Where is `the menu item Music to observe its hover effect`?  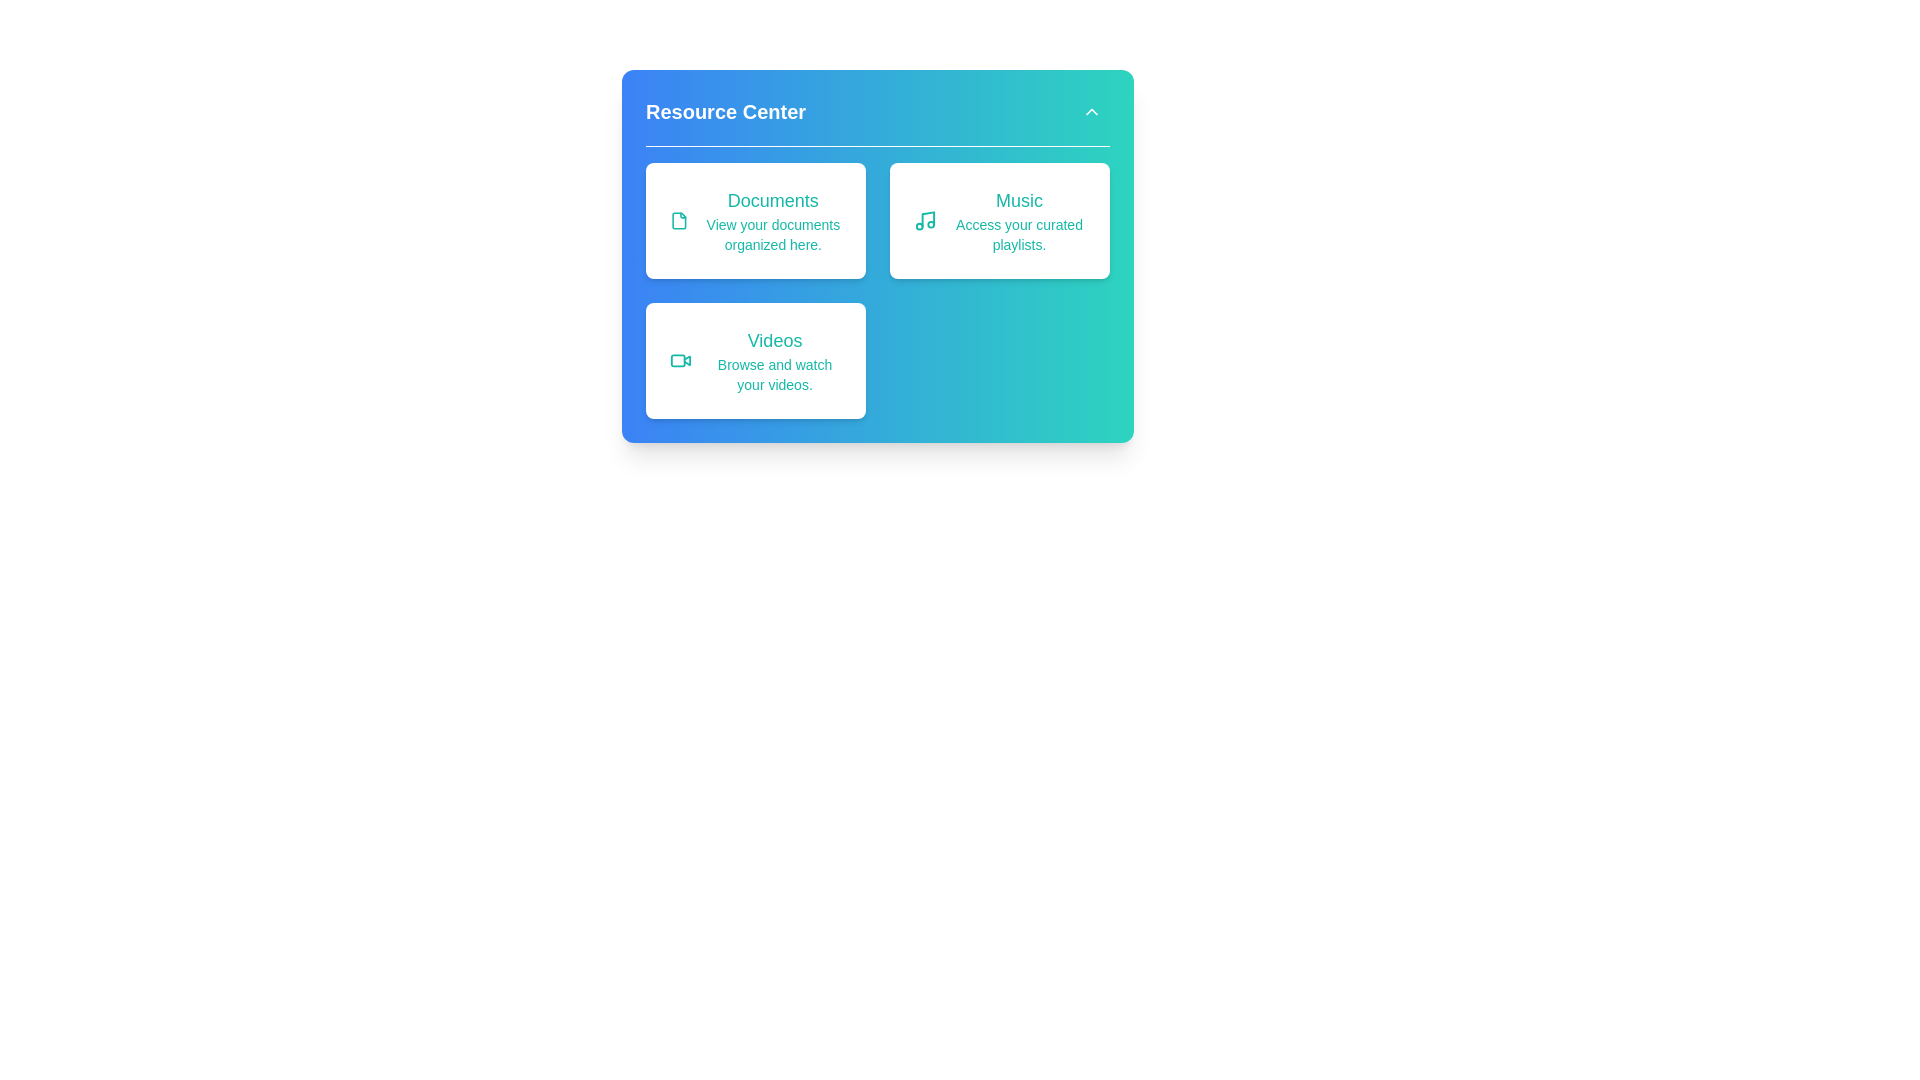 the menu item Music to observe its hover effect is located at coordinates (999, 220).